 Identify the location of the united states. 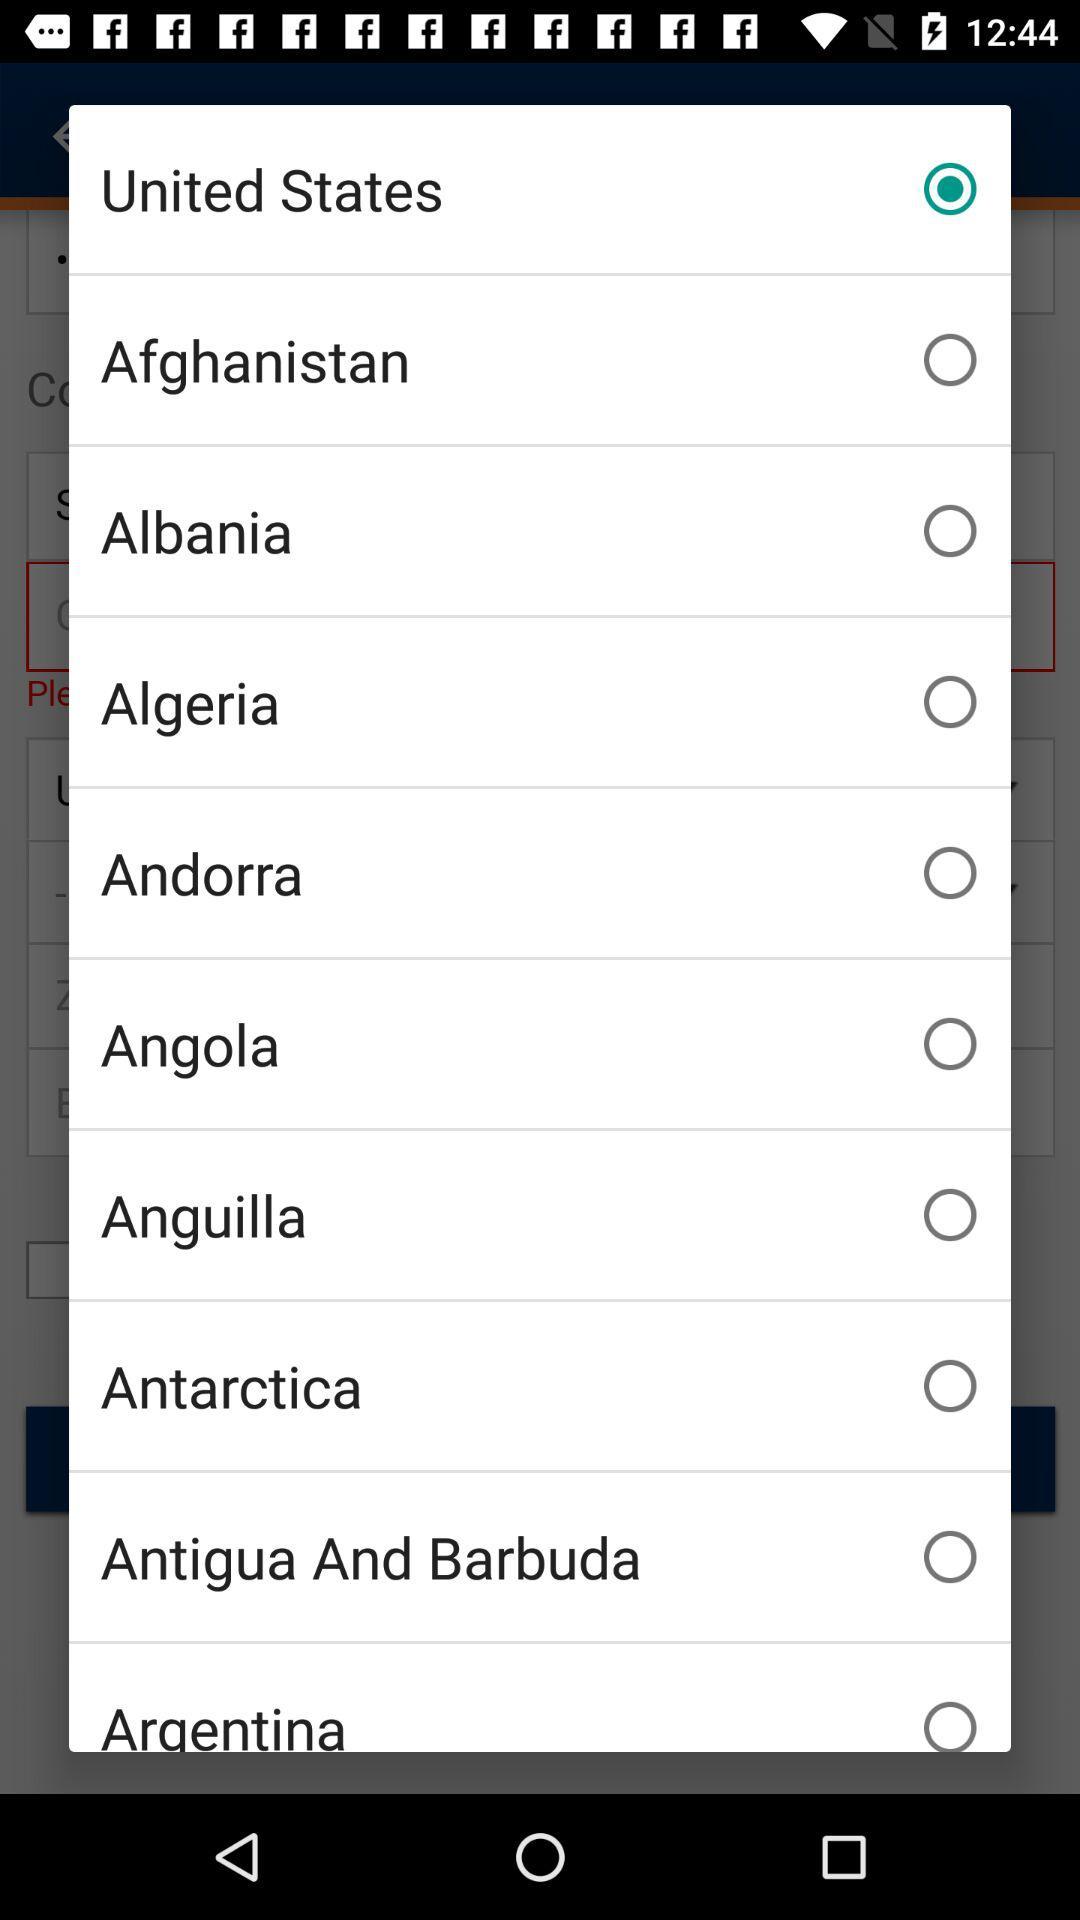
(540, 188).